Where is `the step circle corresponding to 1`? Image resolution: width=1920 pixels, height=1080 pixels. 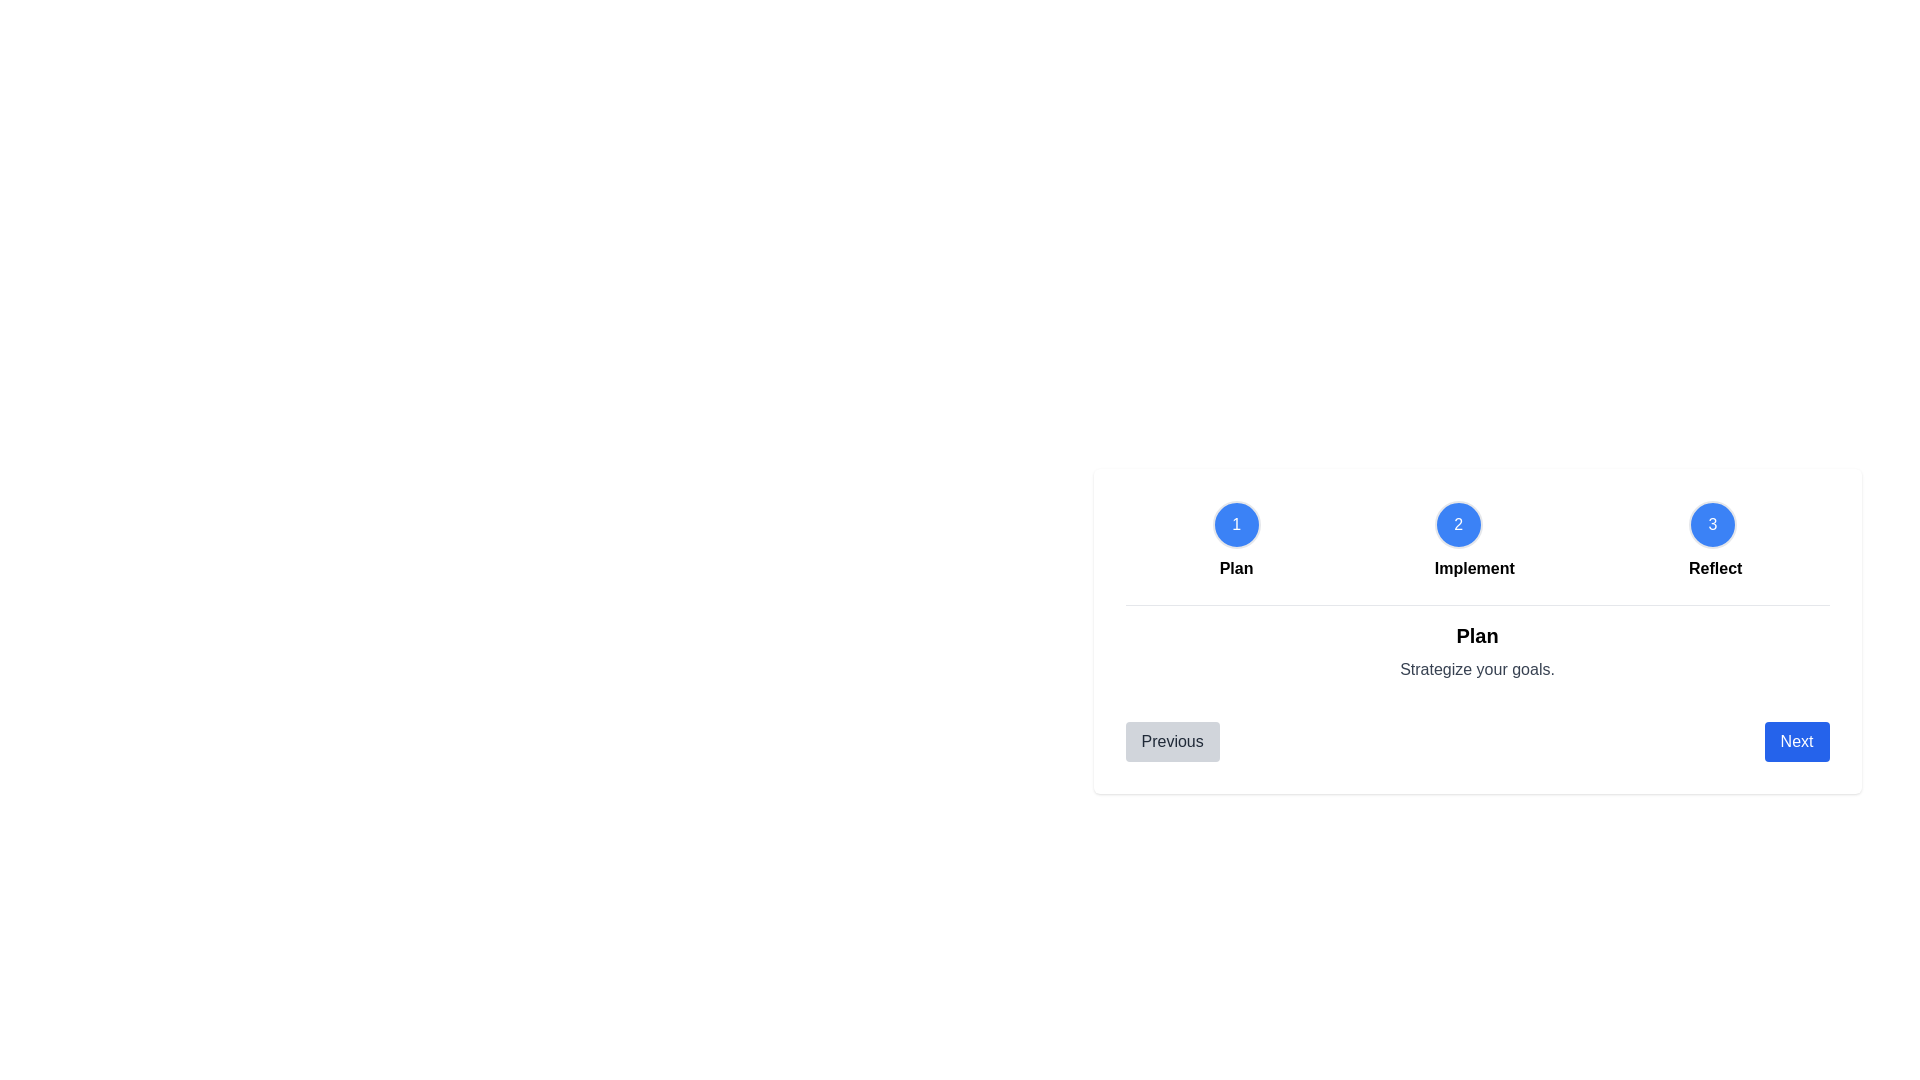 the step circle corresponding to 1 is located at coordinates (1235, 523).